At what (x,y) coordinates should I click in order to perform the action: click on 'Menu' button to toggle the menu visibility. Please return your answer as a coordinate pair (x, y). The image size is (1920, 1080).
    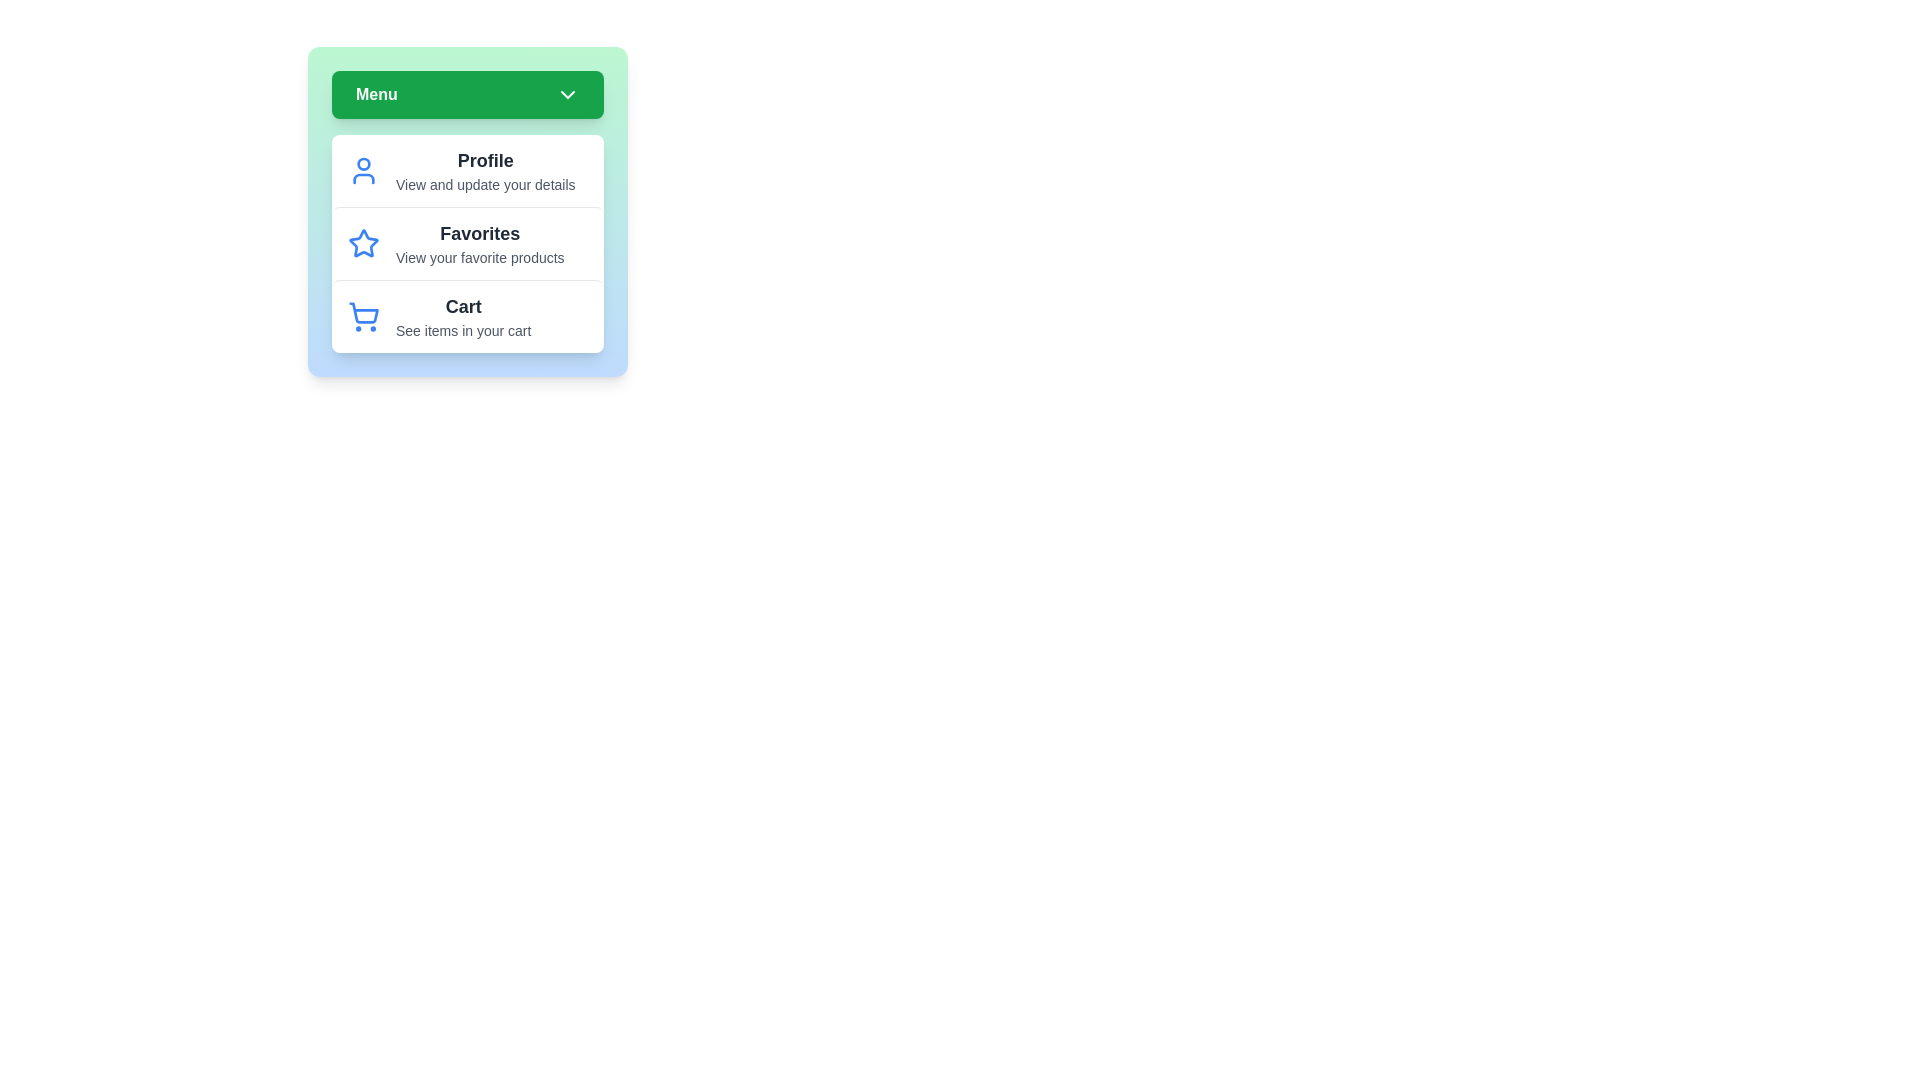
    Looking at the image, I should click on (466, 95).